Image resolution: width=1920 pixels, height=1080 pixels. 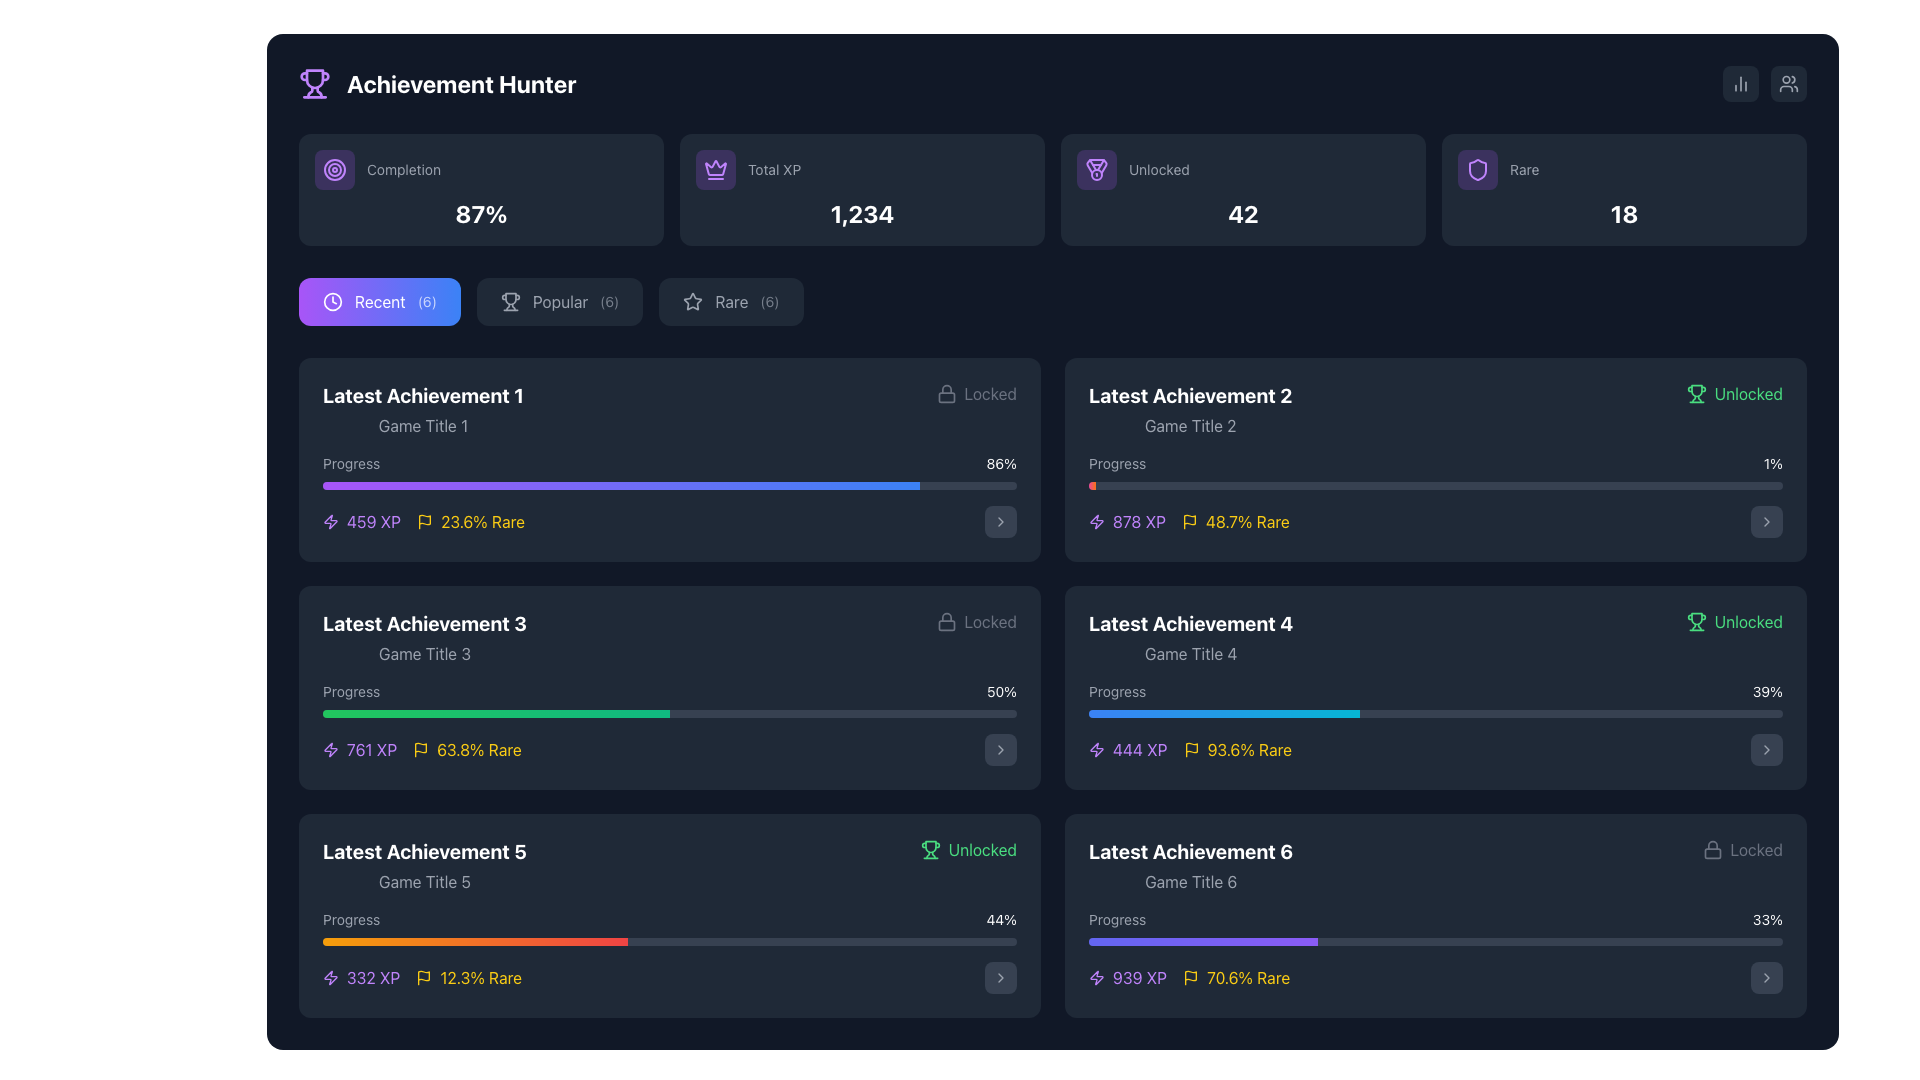 What do you see at coordinates (1434, 712) in the screenshot?
I see `the progress bar located in the 'Latest Achievement 4' section, which visually represents completion progress and is horizontally aligned below the text 'Progress' and the value '39%.'` at bounding box center [1434, 712].